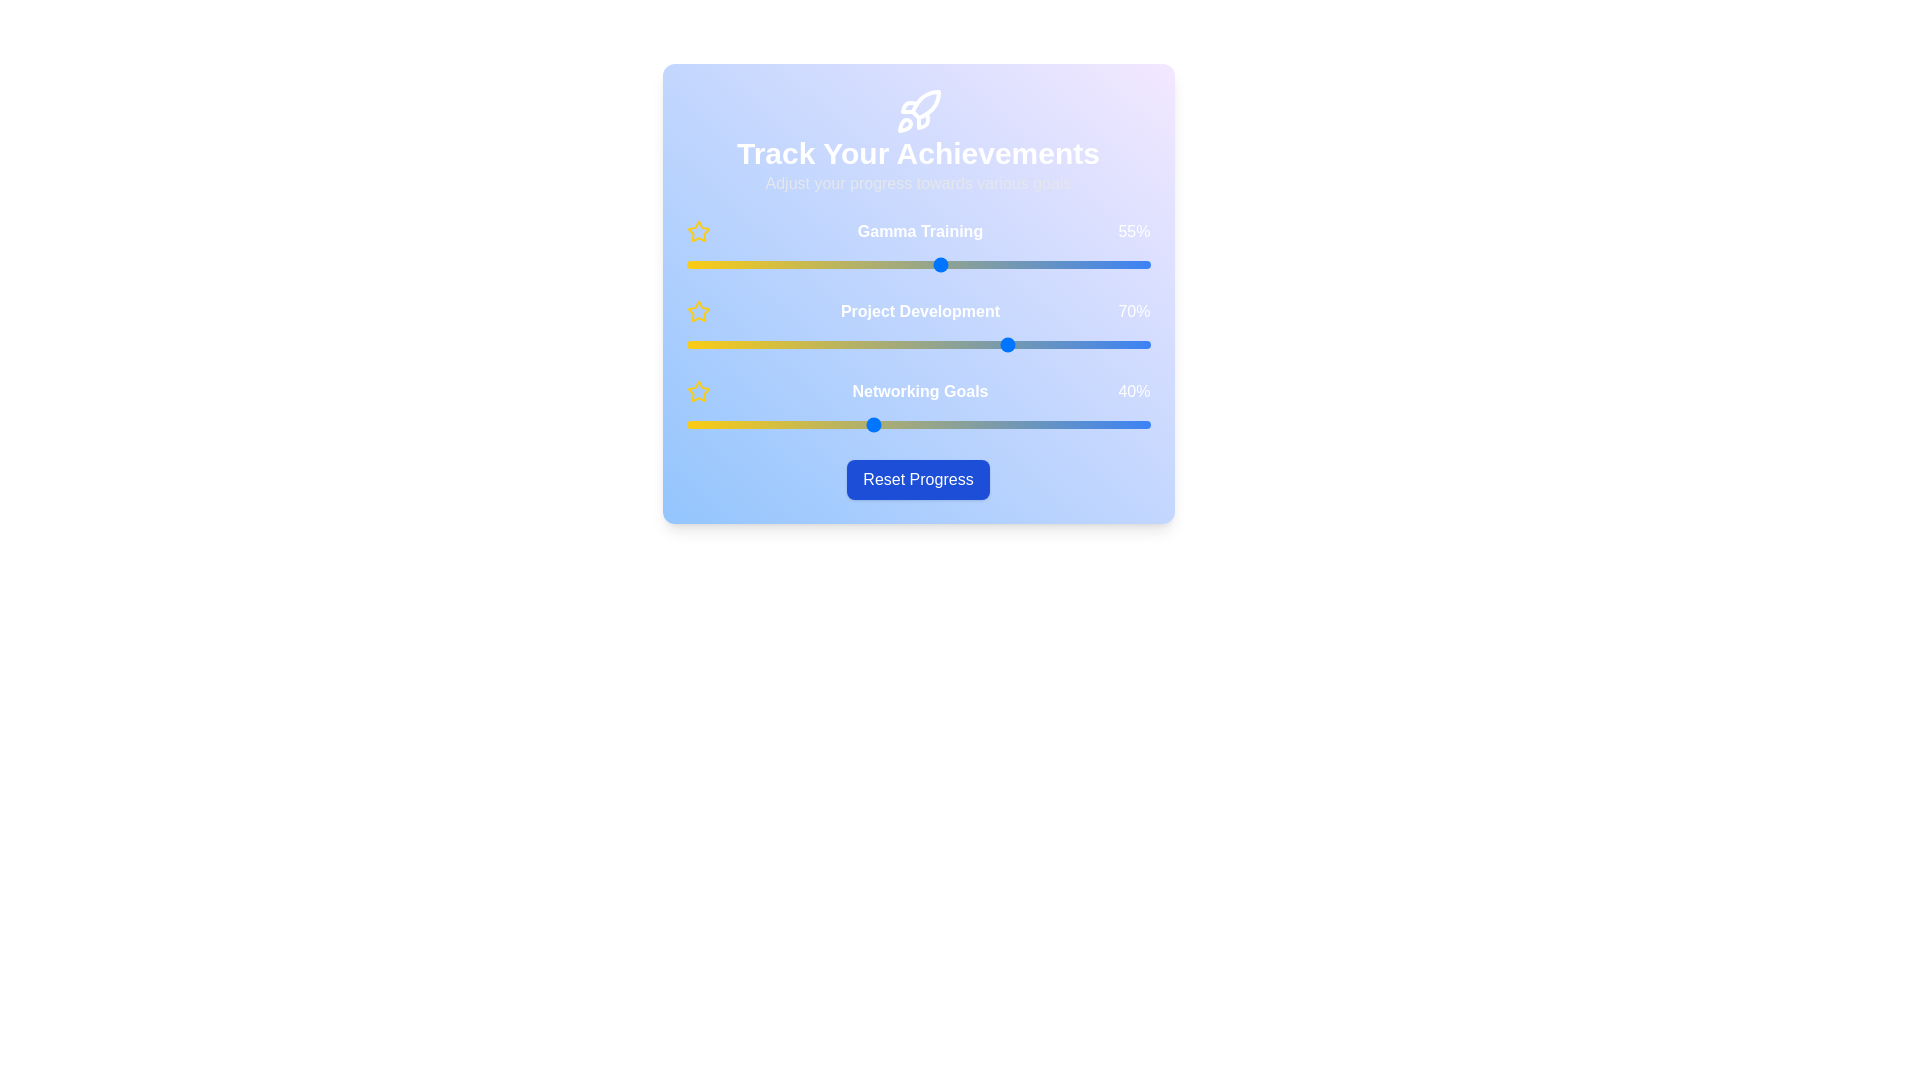  What do you see at coordinates (974, 343) in the screenshot?
I see `the 'Project Development' slider to 62%` at bounding box center [974, 343].